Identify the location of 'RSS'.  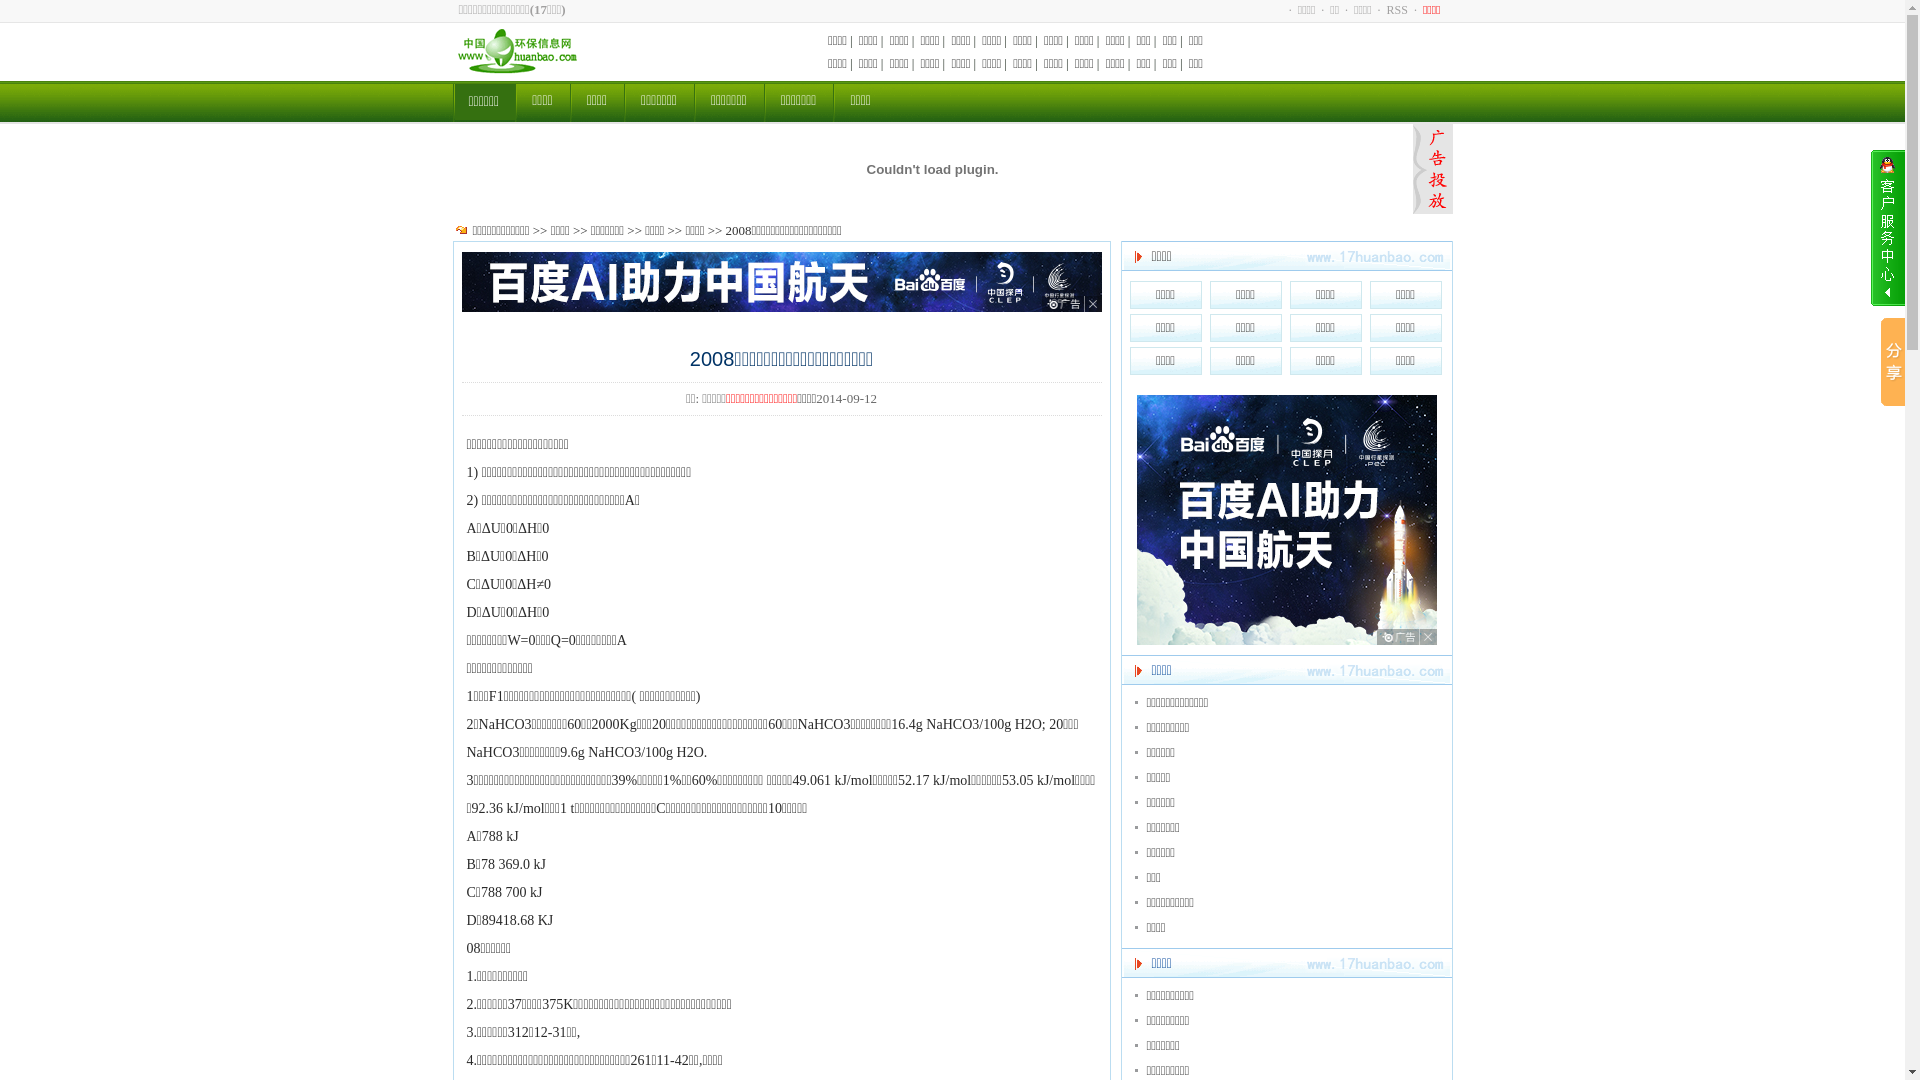
(1396, 10).